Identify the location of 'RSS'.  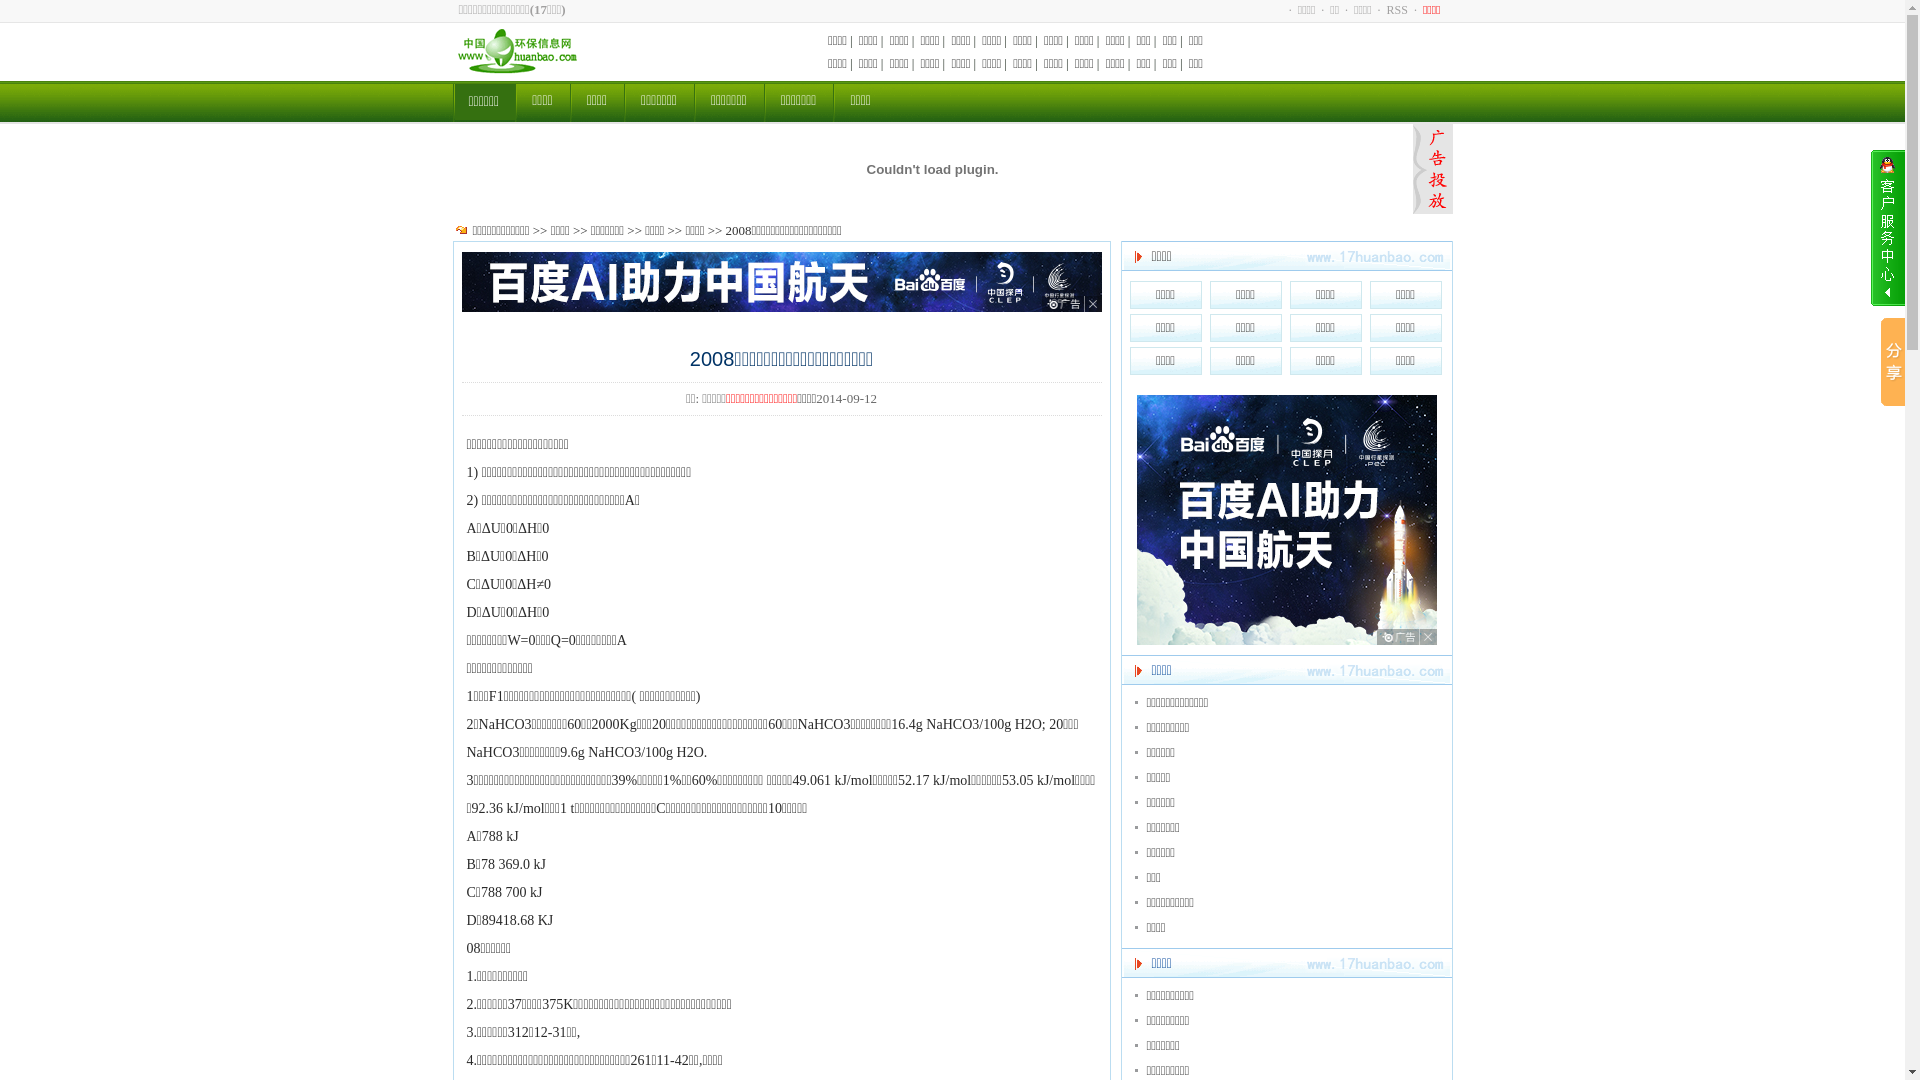
(1396, 10).